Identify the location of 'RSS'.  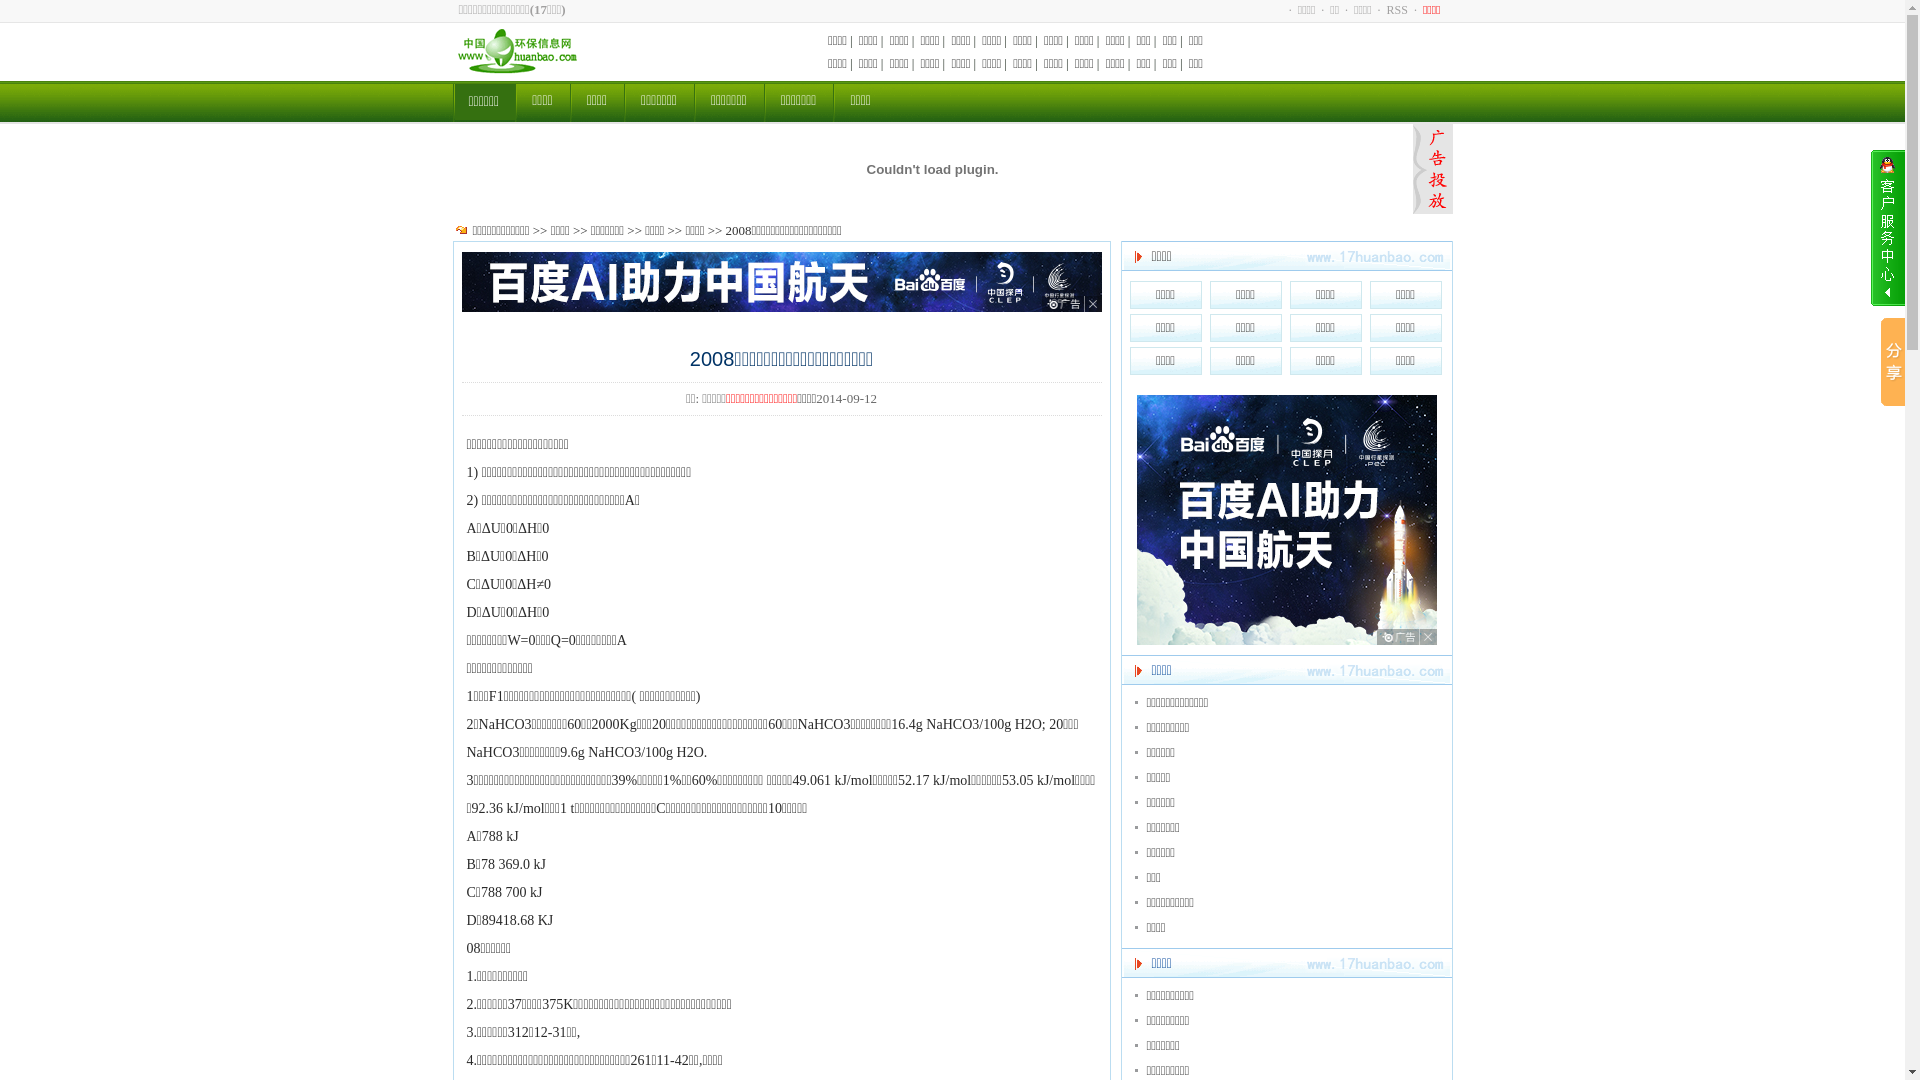
(1396, 10).